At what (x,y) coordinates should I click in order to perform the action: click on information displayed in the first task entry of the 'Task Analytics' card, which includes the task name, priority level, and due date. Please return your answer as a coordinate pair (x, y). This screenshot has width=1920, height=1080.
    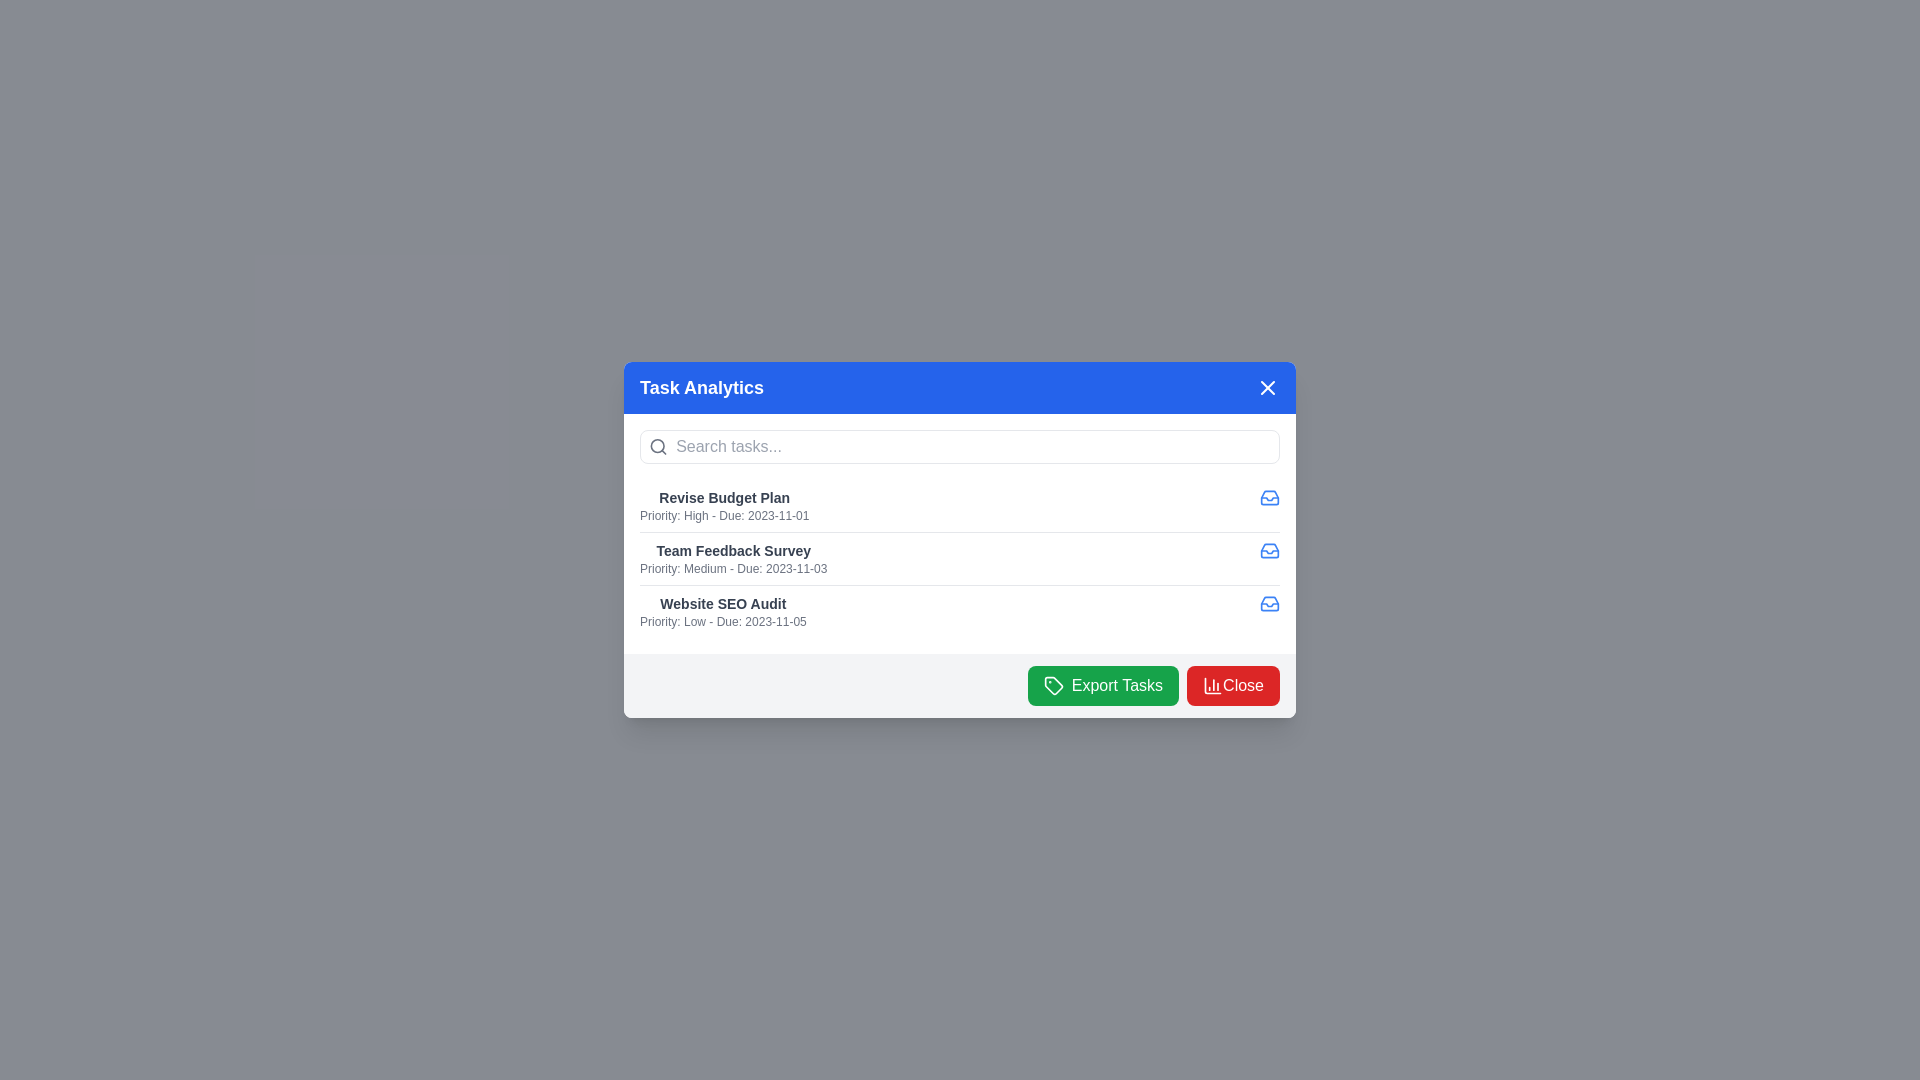
    Looking at the image, I should click on (723, 504).